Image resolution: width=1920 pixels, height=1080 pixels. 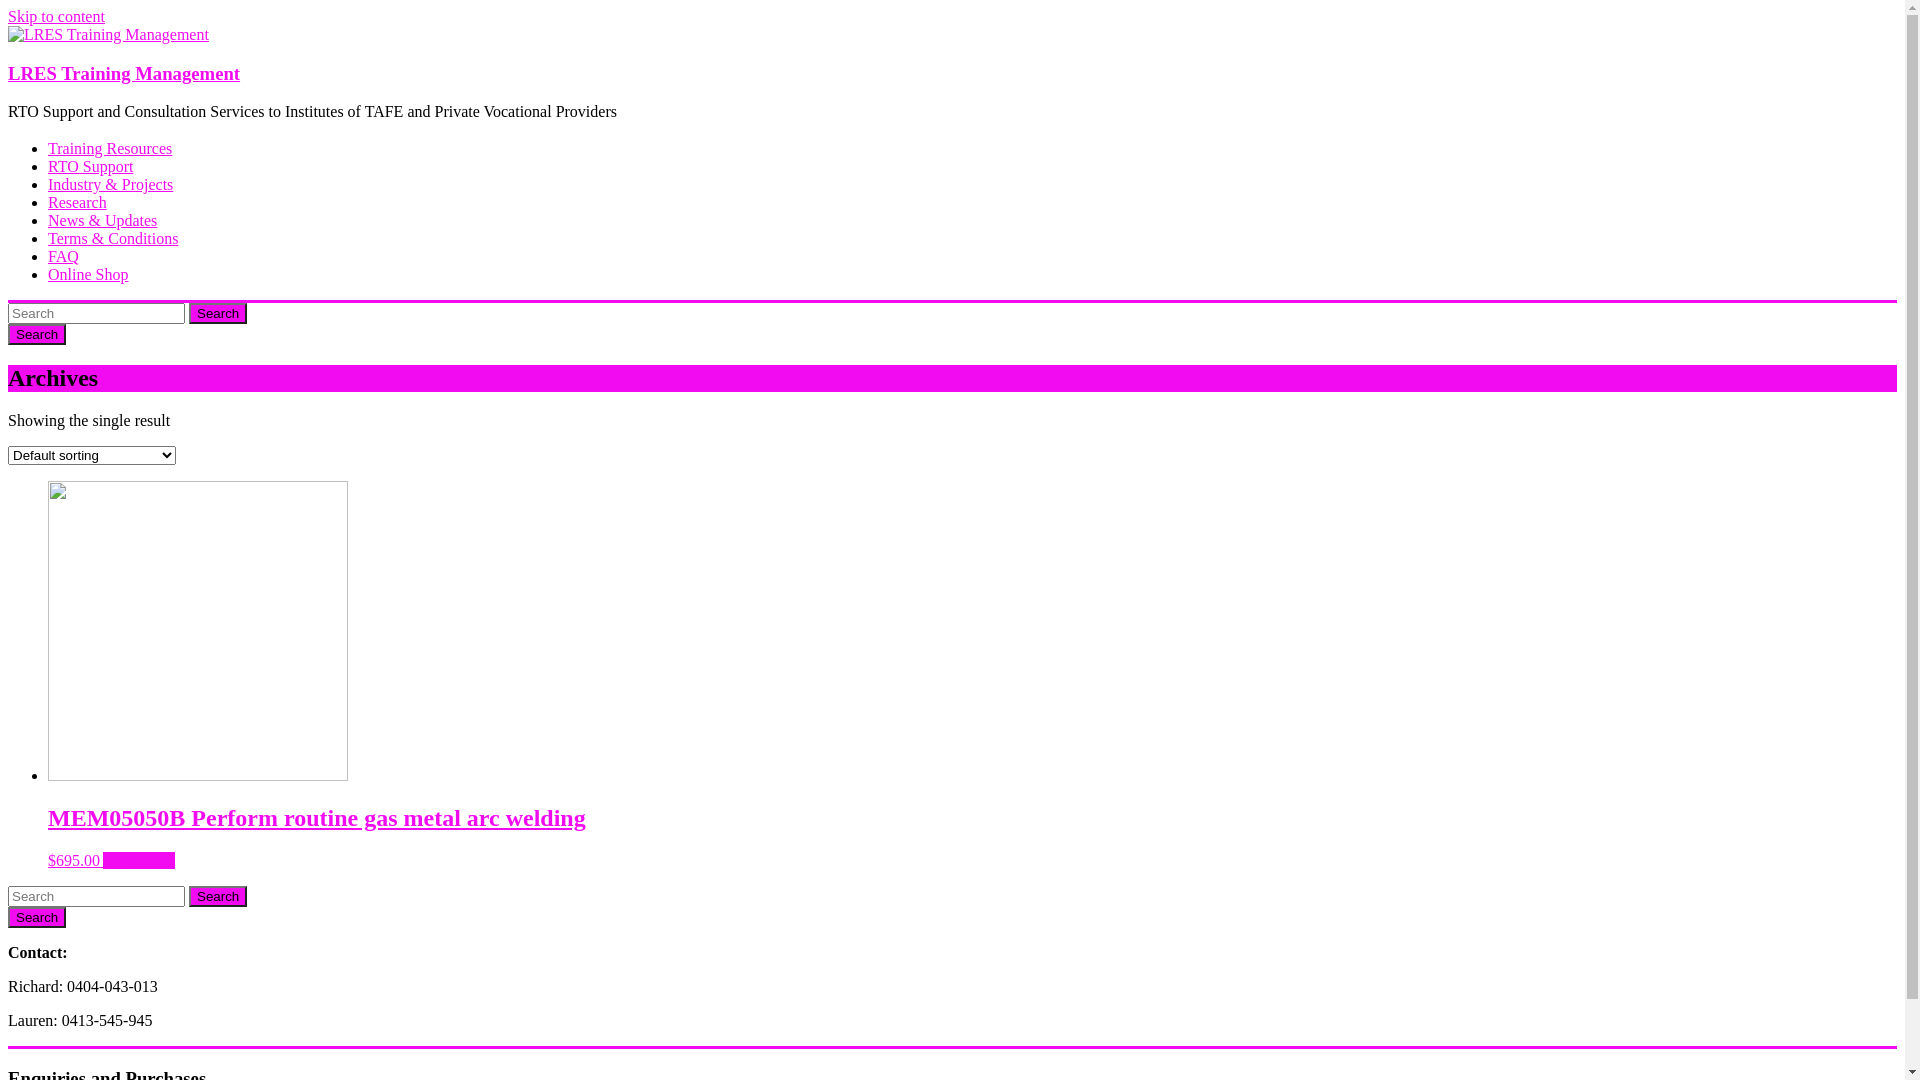 I want to click on 'RTO Support', so click(x=89, y=165).